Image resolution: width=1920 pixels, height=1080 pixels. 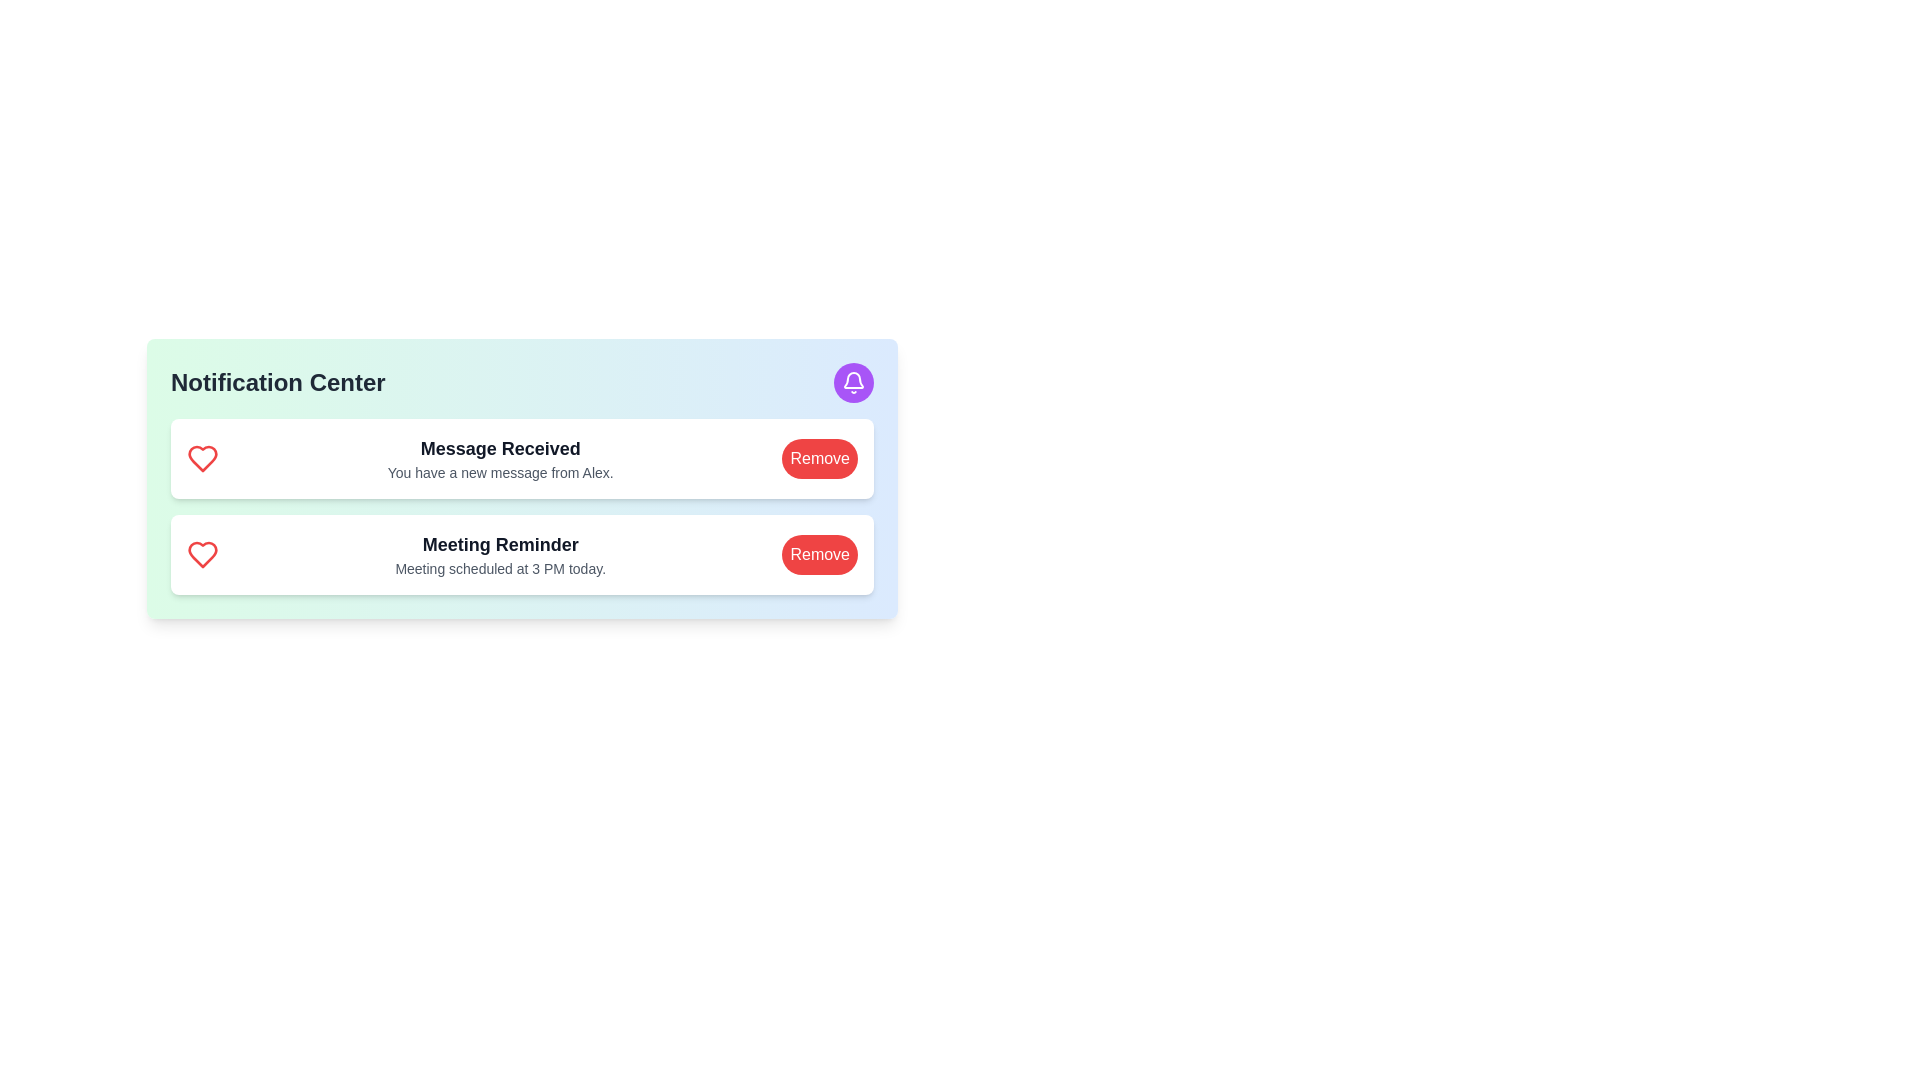 What do you see at coordinates (202, 459) in the screenshot?
I see `the icon that signifies a message or notification type, located at the leftmost side of the 'Message Received' notification` at bounding box center [202, 459].